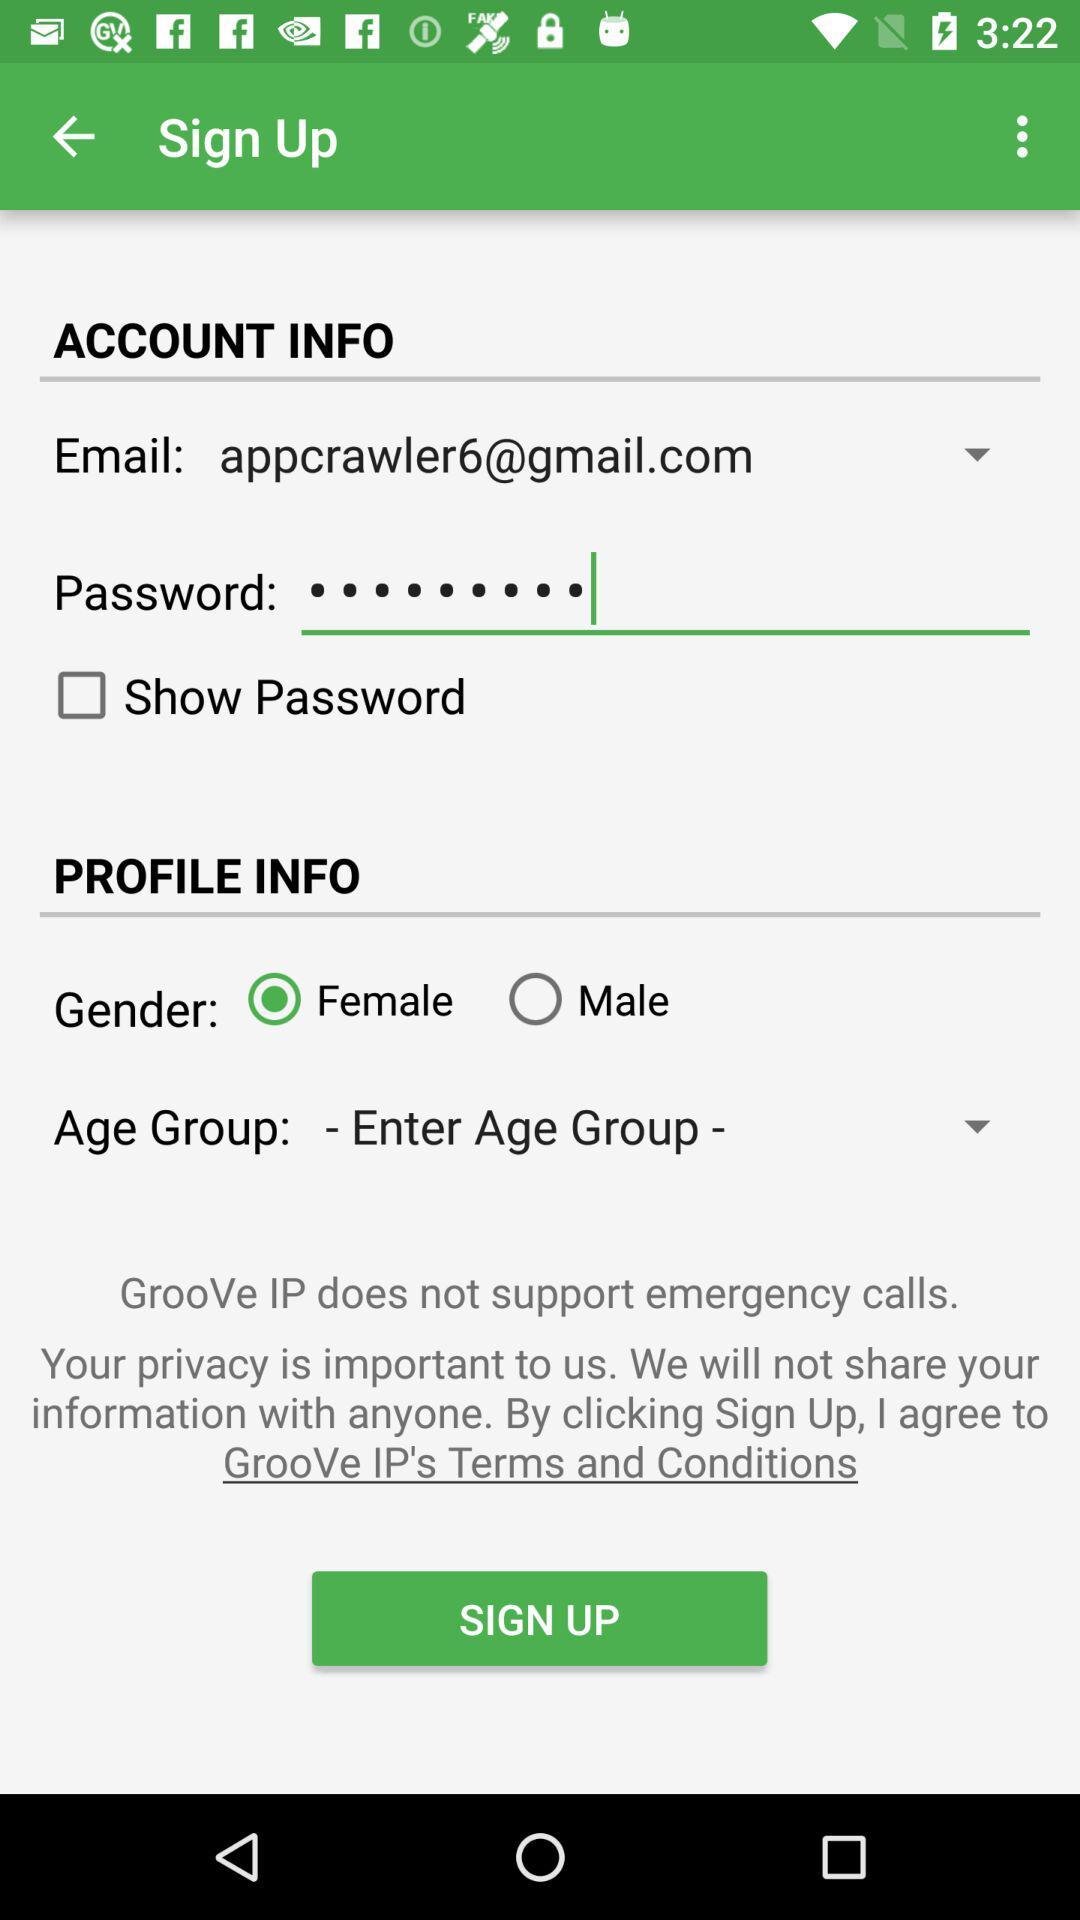  I want to click on the icon next to the sign up app, so click(1027, 135).